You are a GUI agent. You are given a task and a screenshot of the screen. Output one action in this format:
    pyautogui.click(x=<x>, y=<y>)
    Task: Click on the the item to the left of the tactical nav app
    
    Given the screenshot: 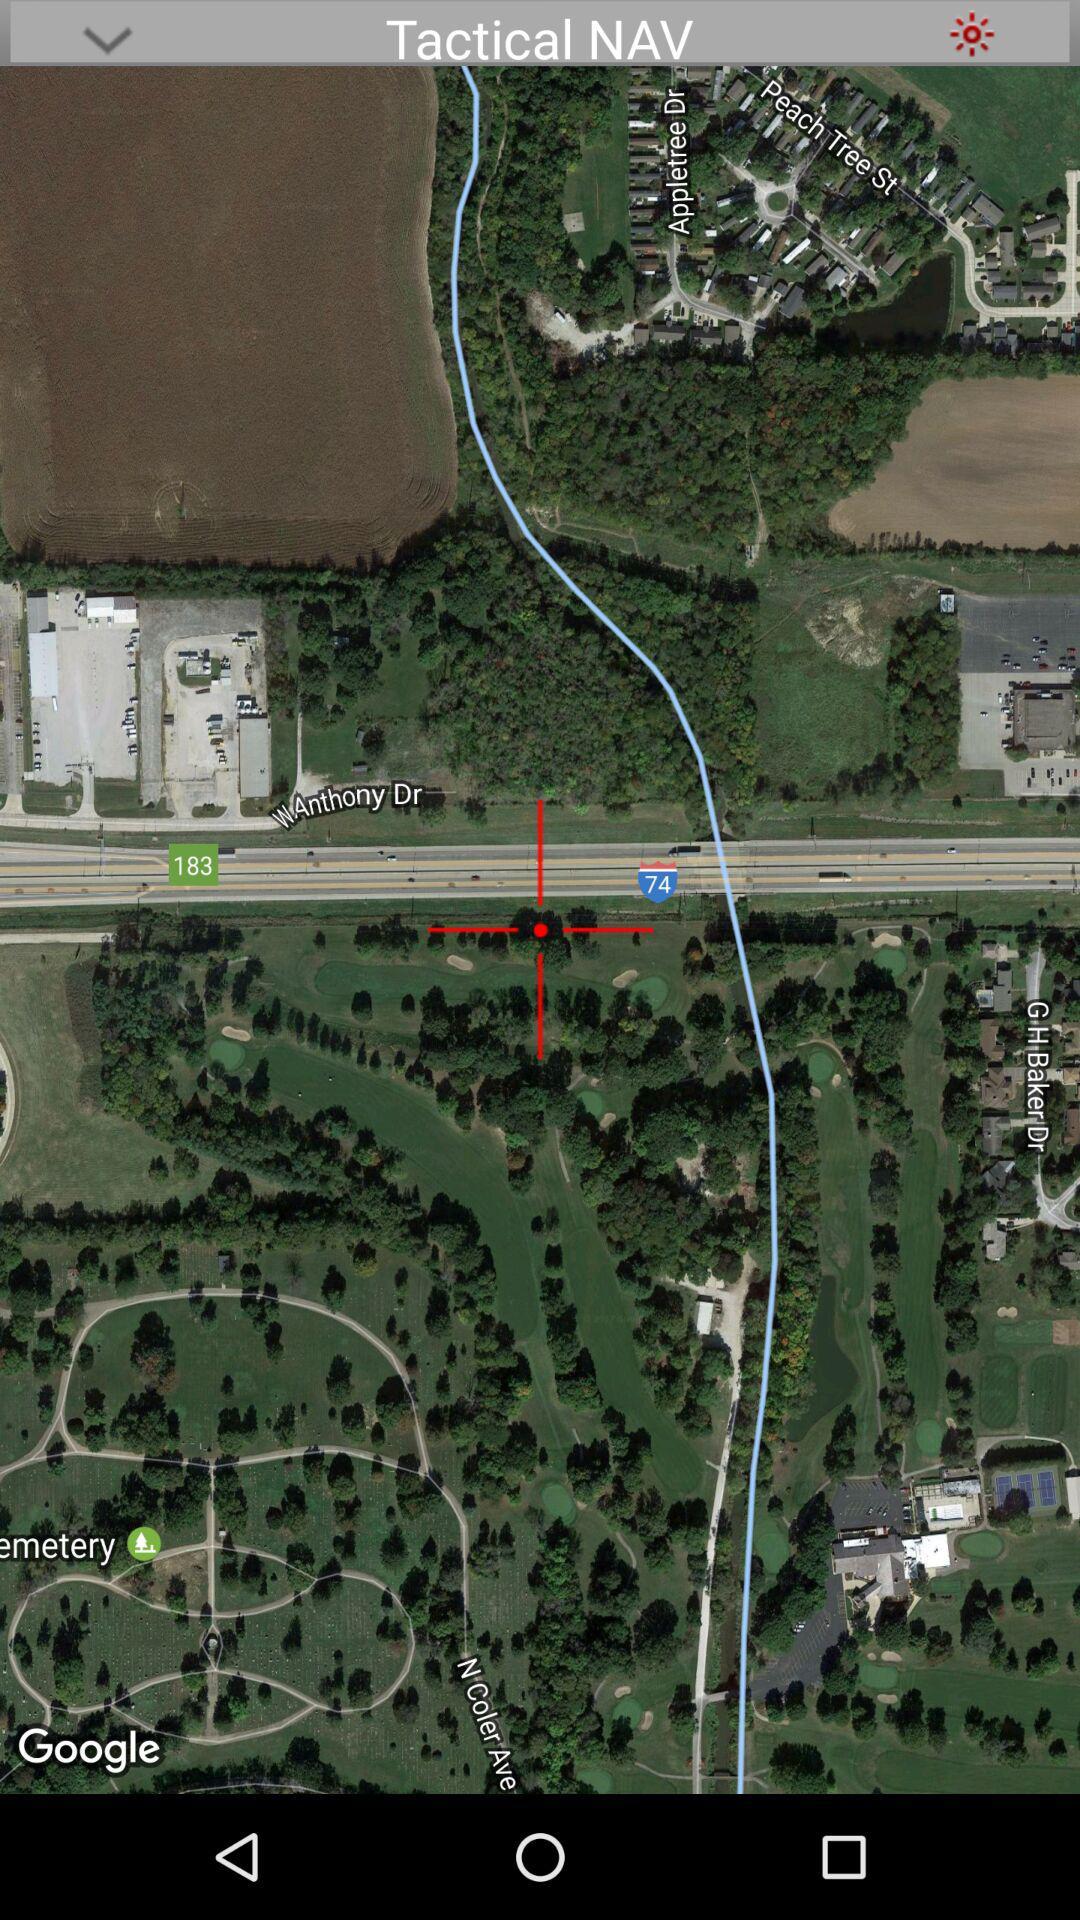 What is the action you would take?
    pyautogui.click(x=107, y=33)
    